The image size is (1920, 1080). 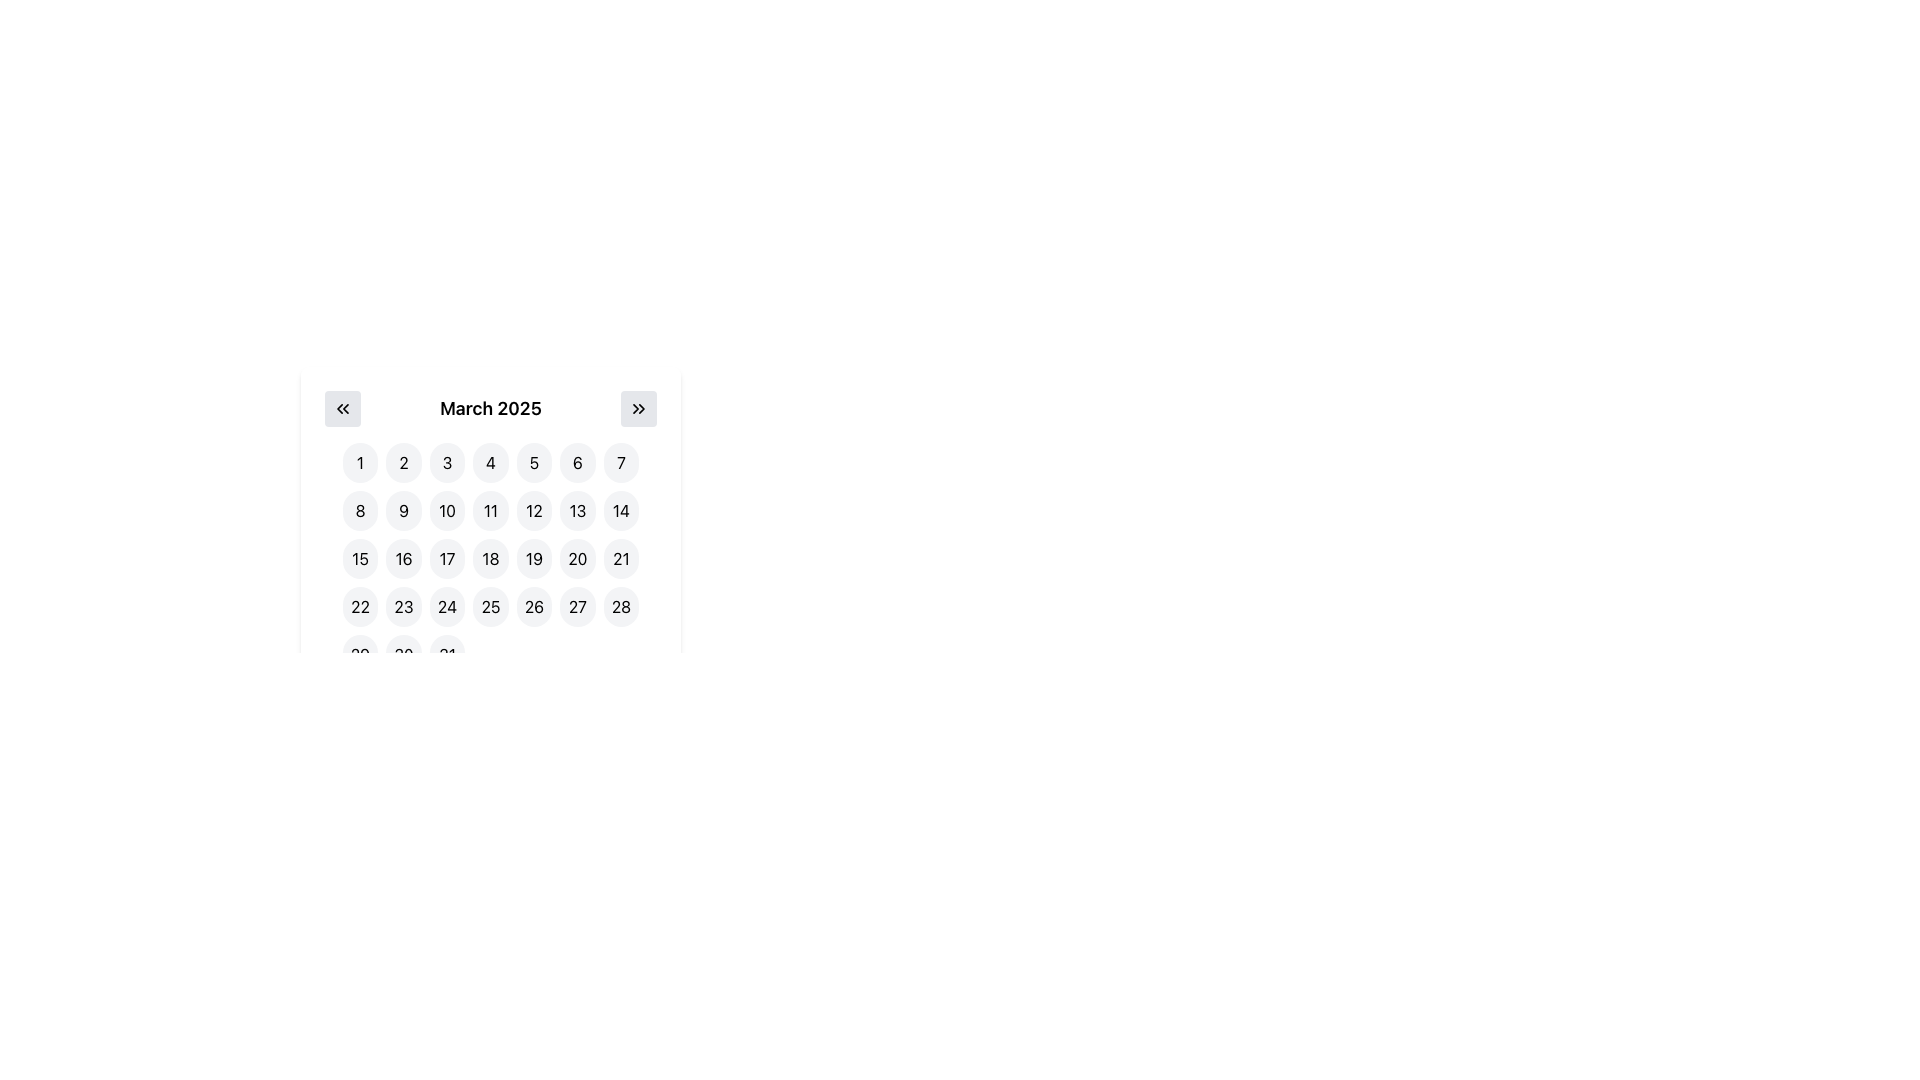 What do you see at coordinates (490, 509) in the screenshot?
I see `the button representing the 11th day of March 2025 in the calendar grid` at bounding box center [490, 509].